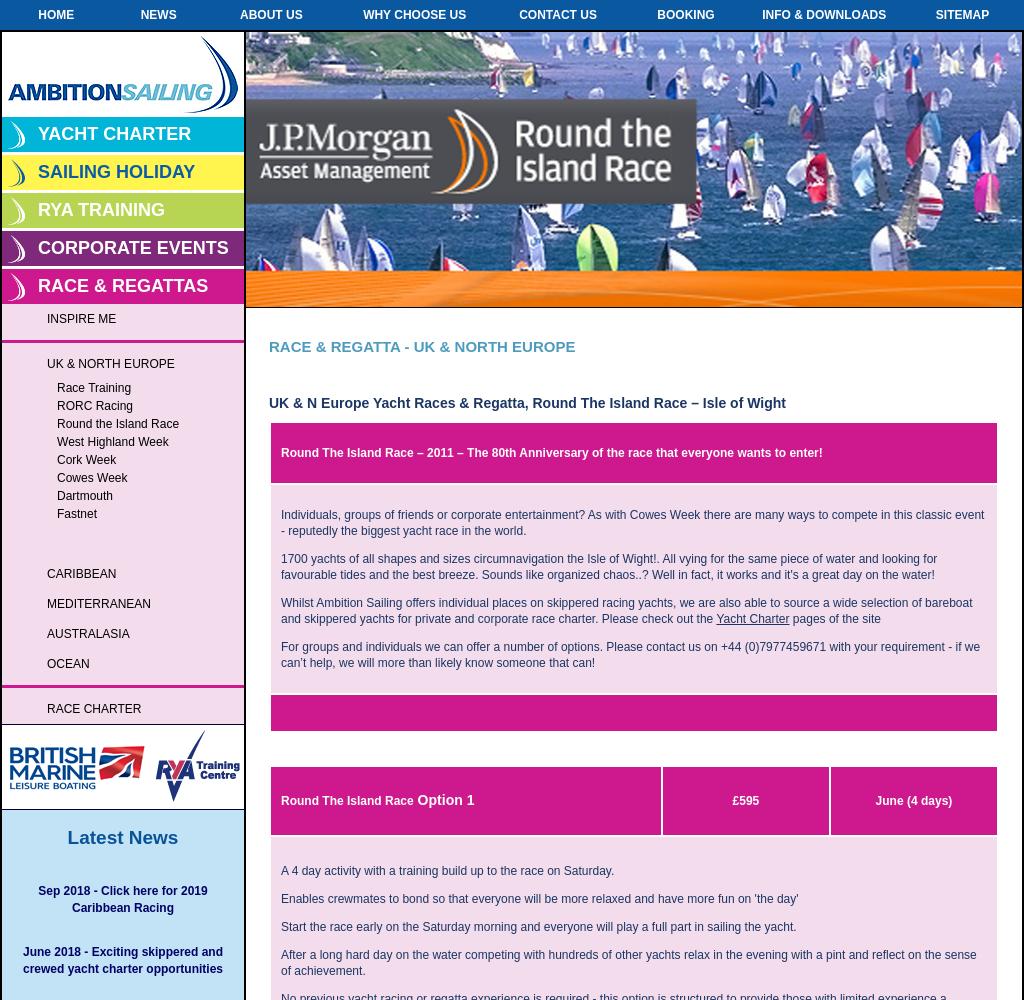 Image resolution: width=1024 pixels, height=1000 pixels. Describe the element at coordinates (280, 451) in the screenshot. I see `'Round  The Island Race – 2011 – The 80th Anniversary of the race that  everyone wants to enter!'` at that location.